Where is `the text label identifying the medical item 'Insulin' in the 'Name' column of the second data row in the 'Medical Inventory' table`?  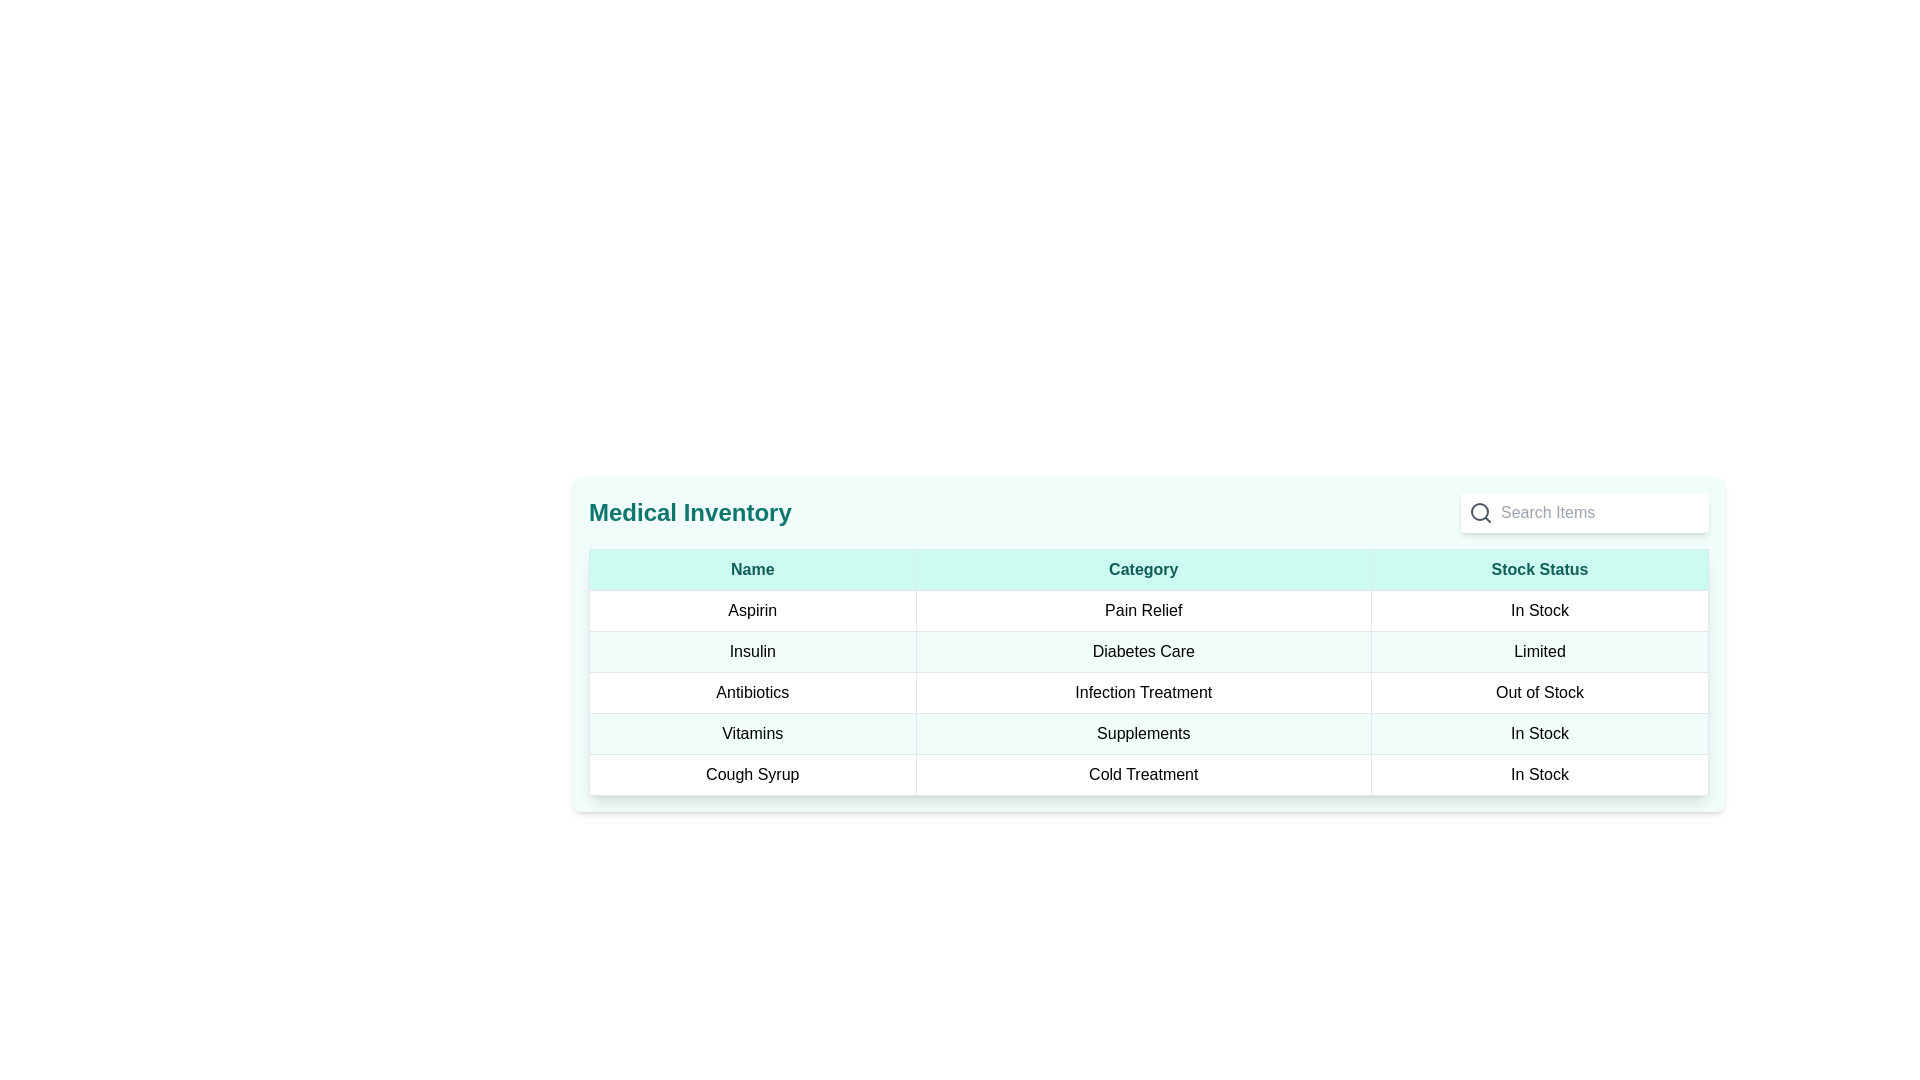
the text label identifying the medical item 'Insulin' in the 'Name' column of the second data row in the 'Medical Inventory' table is located at coordinates (751, 651).